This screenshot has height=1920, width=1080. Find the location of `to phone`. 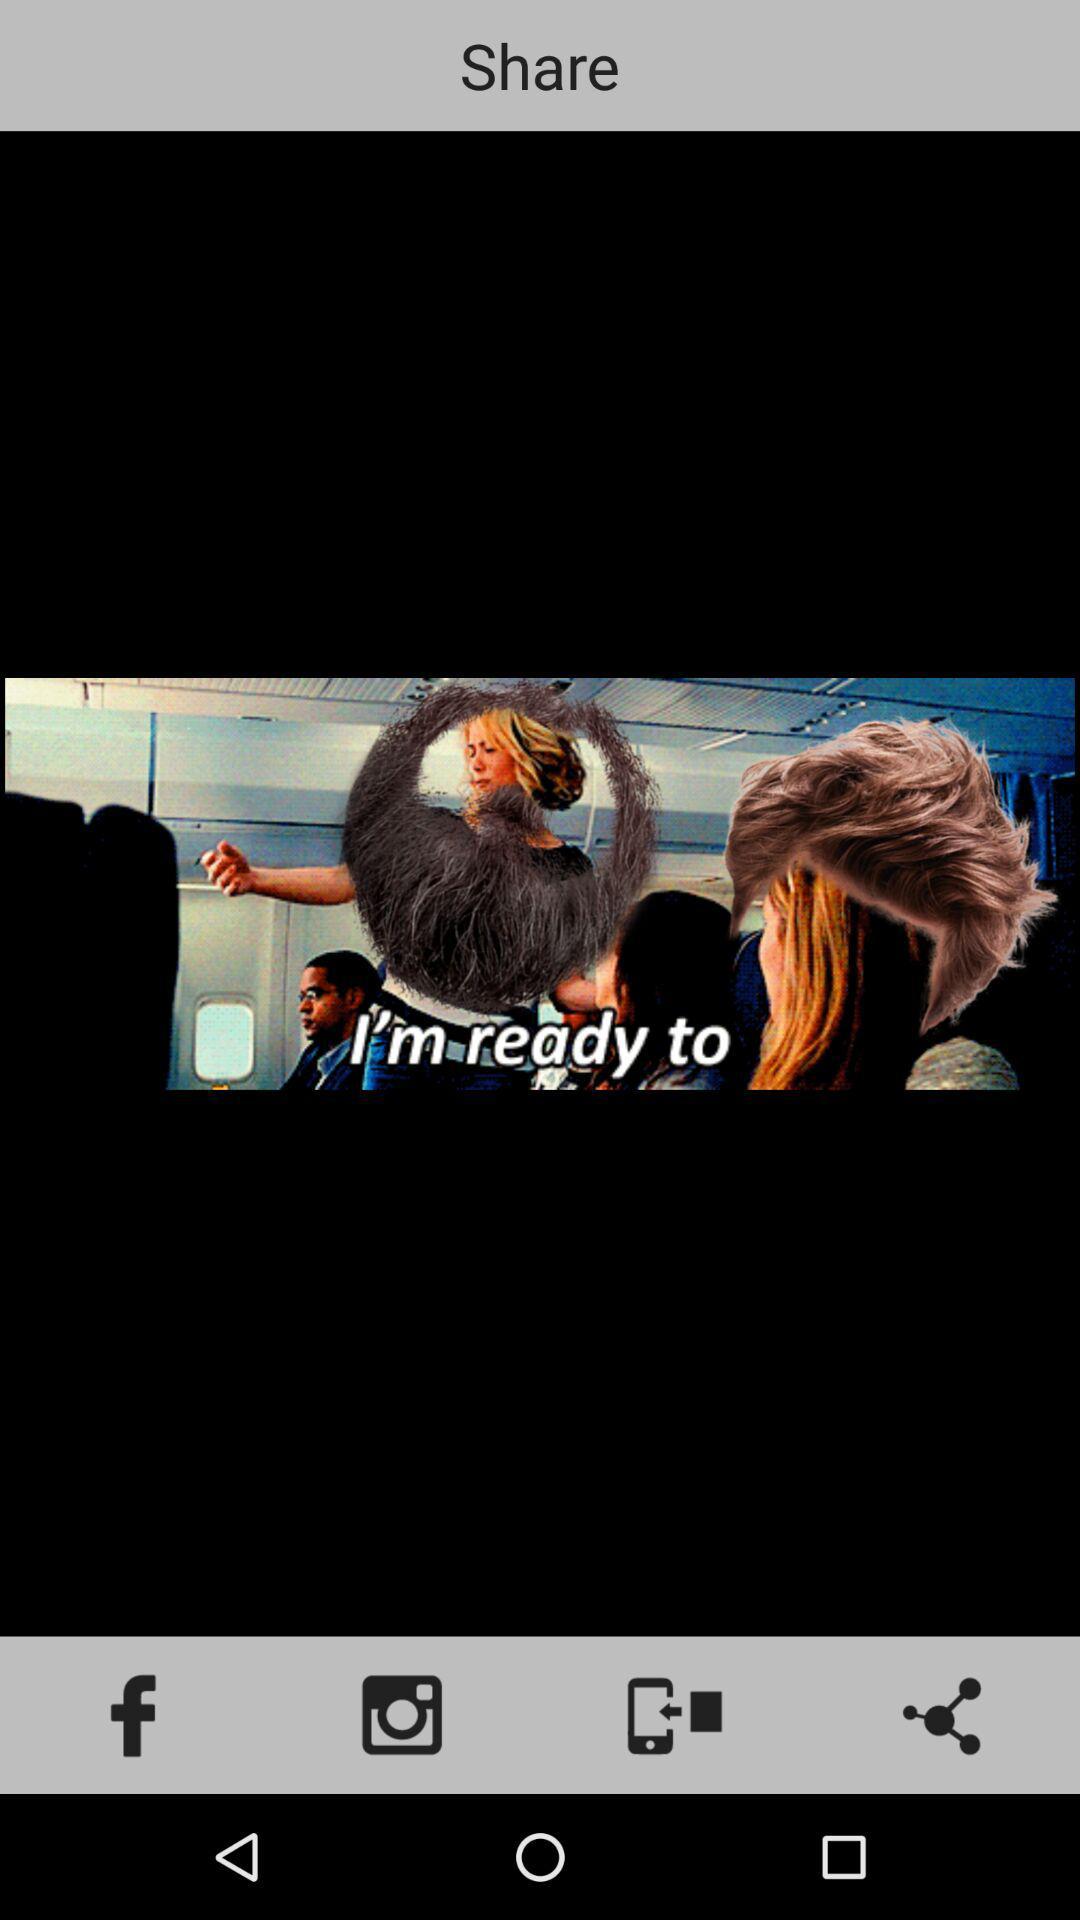

to phone is located at coordinates (675, 1714).